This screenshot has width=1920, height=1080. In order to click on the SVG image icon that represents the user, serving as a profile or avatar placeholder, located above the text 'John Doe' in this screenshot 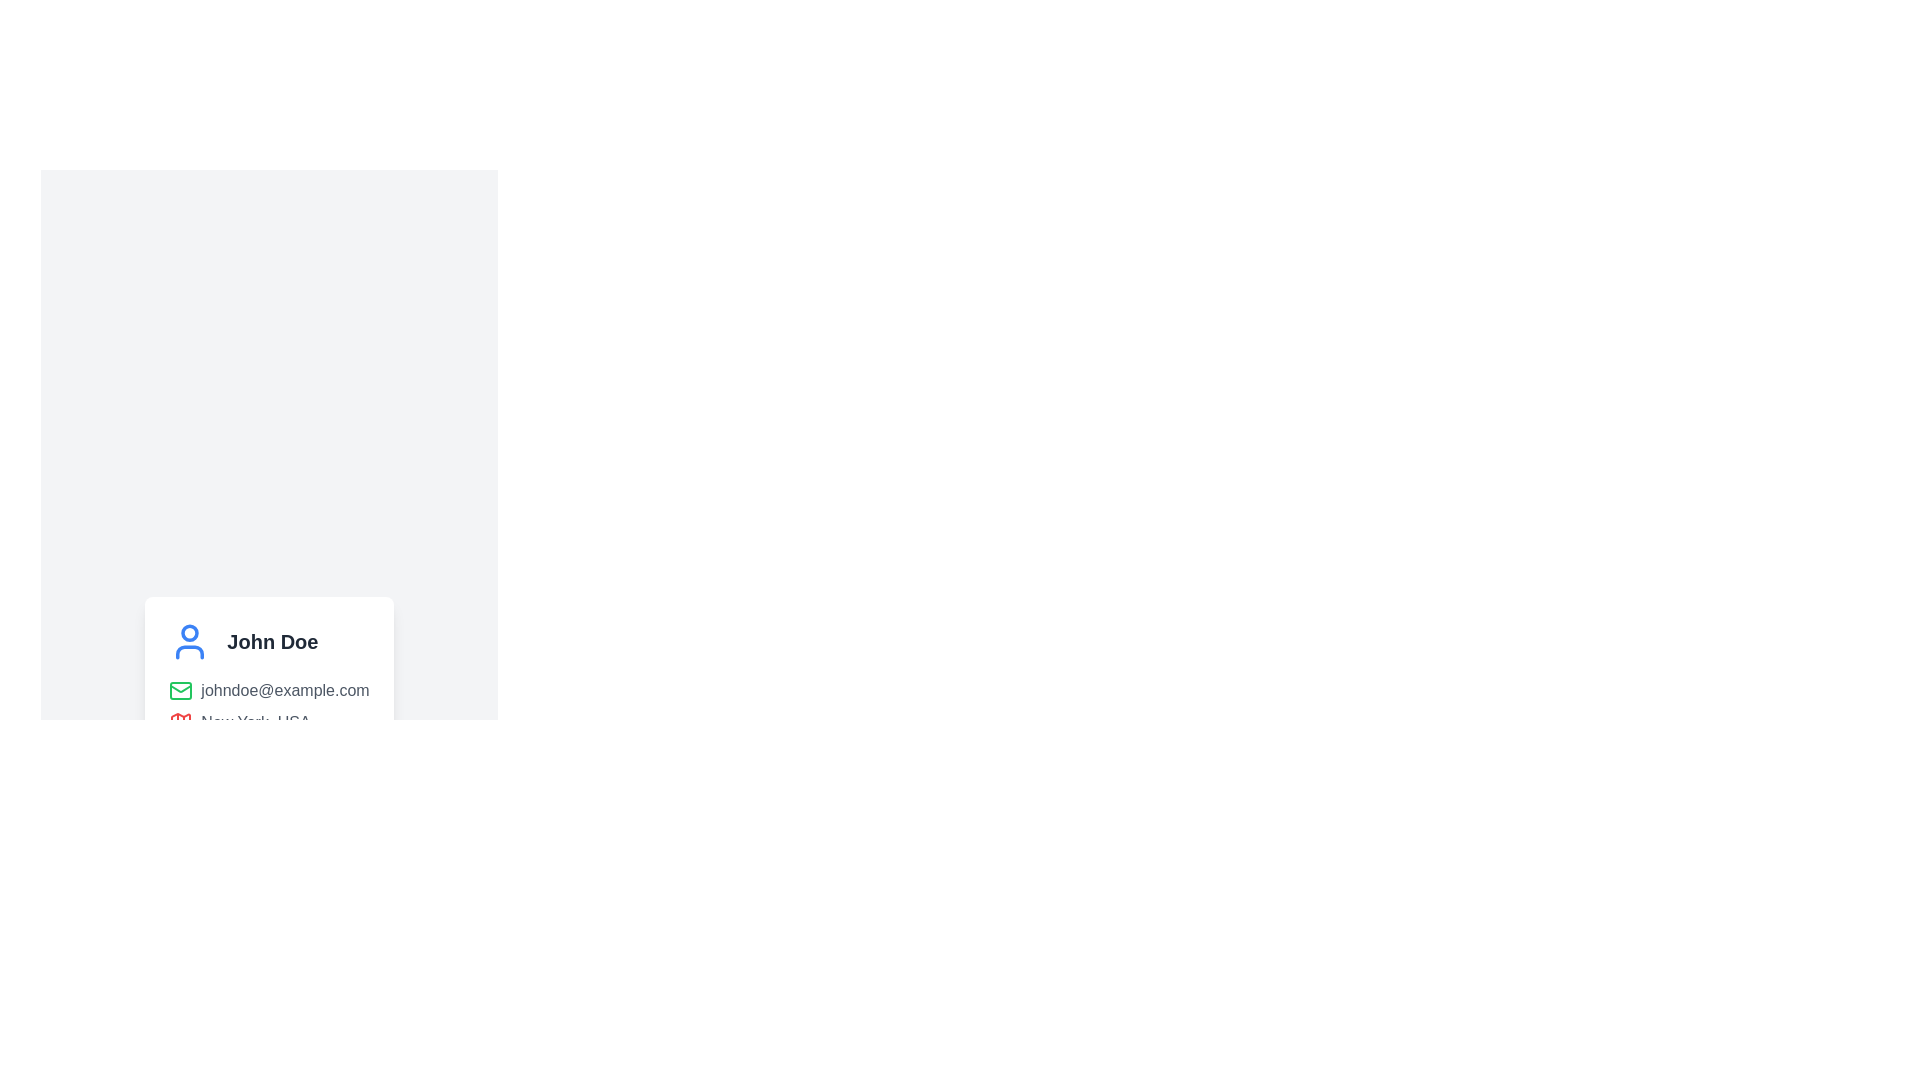, I will do `click(190, 641)`.